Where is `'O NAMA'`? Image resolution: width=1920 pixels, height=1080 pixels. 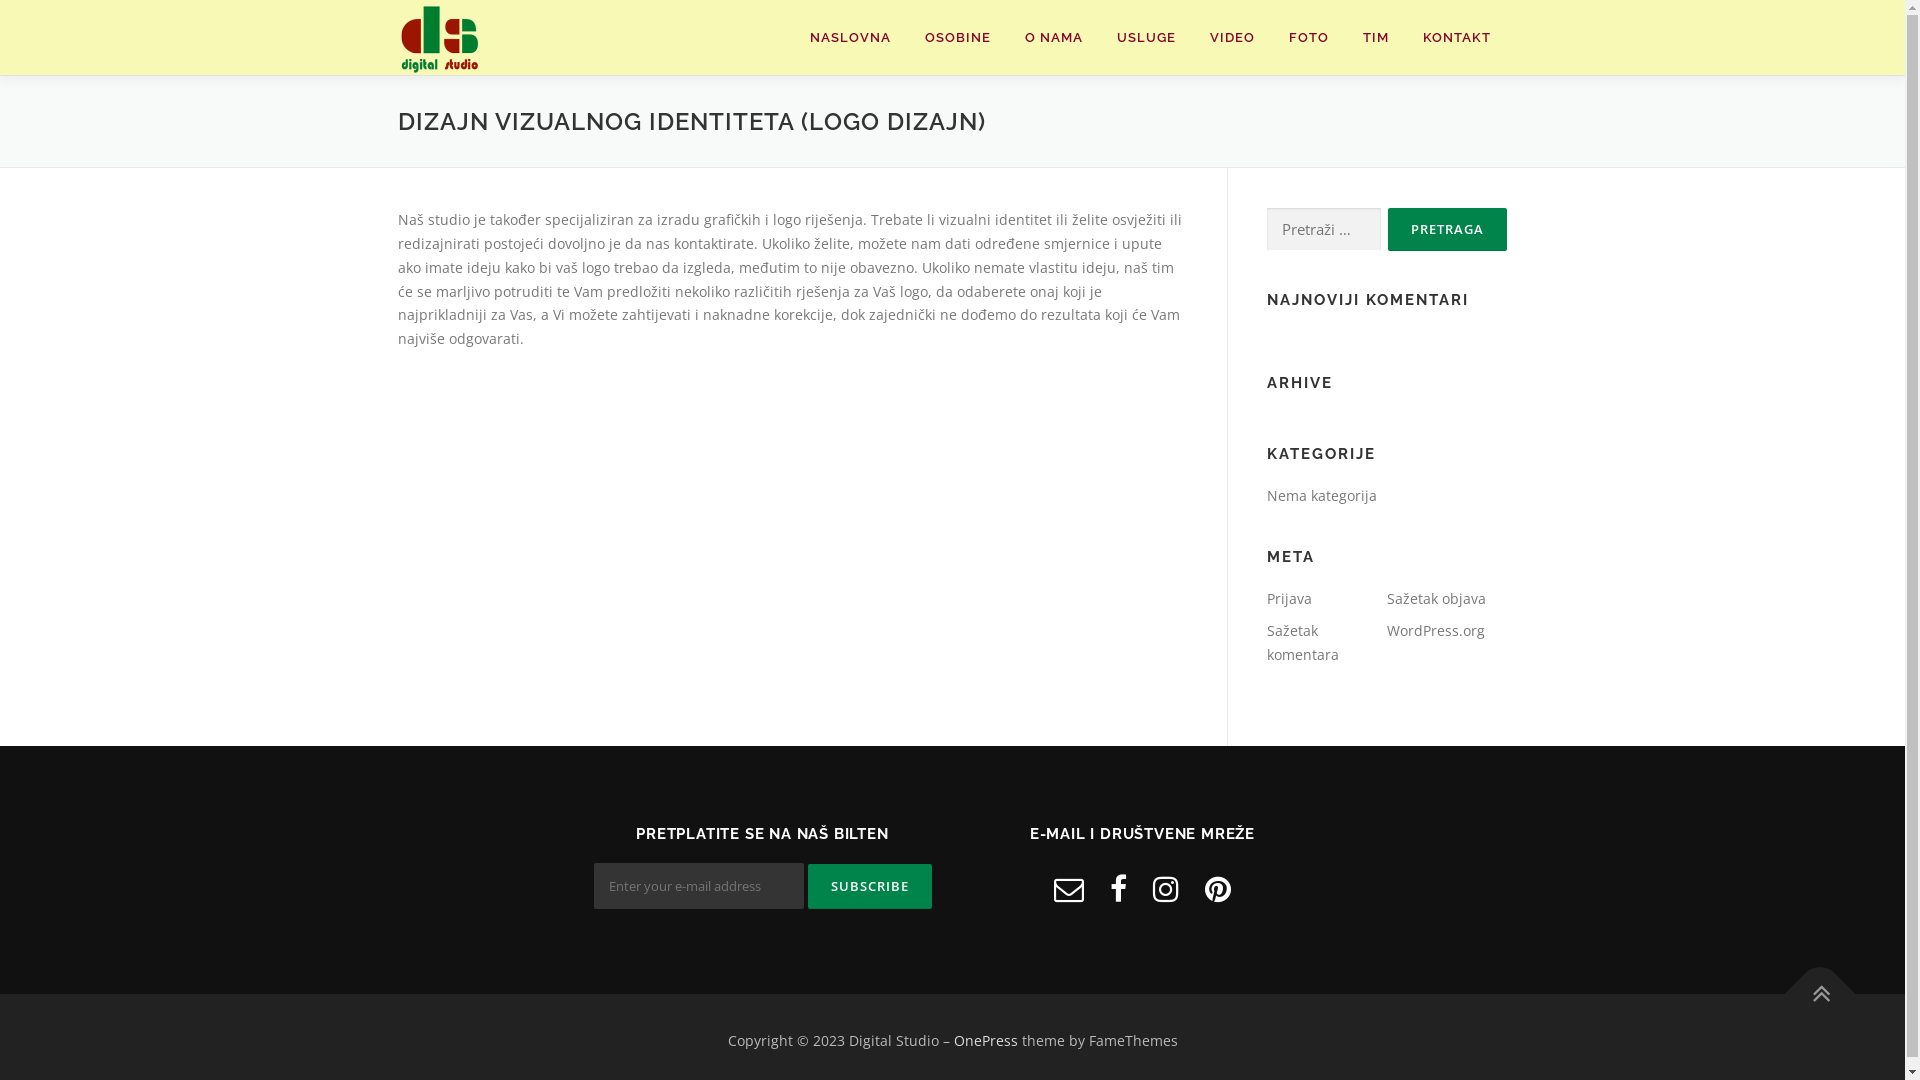
'O NAMA' is located at coordinates (1053, 37).